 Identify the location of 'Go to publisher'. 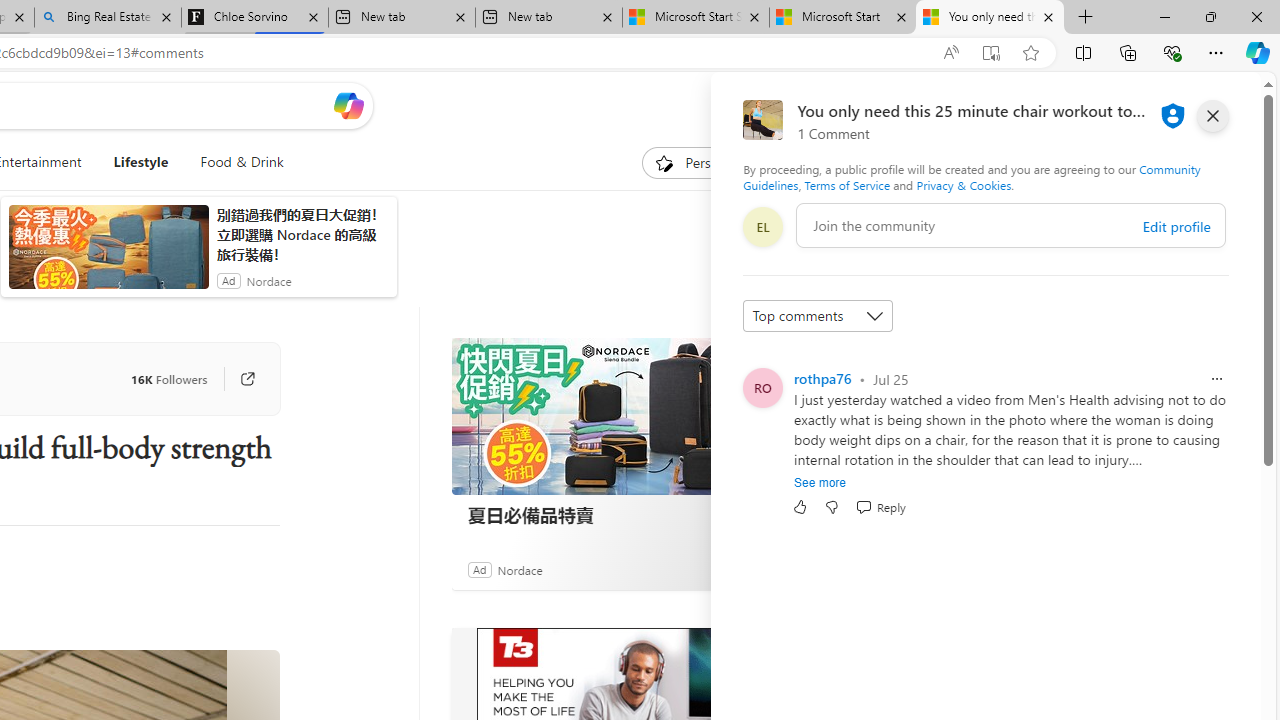
(237, 379).